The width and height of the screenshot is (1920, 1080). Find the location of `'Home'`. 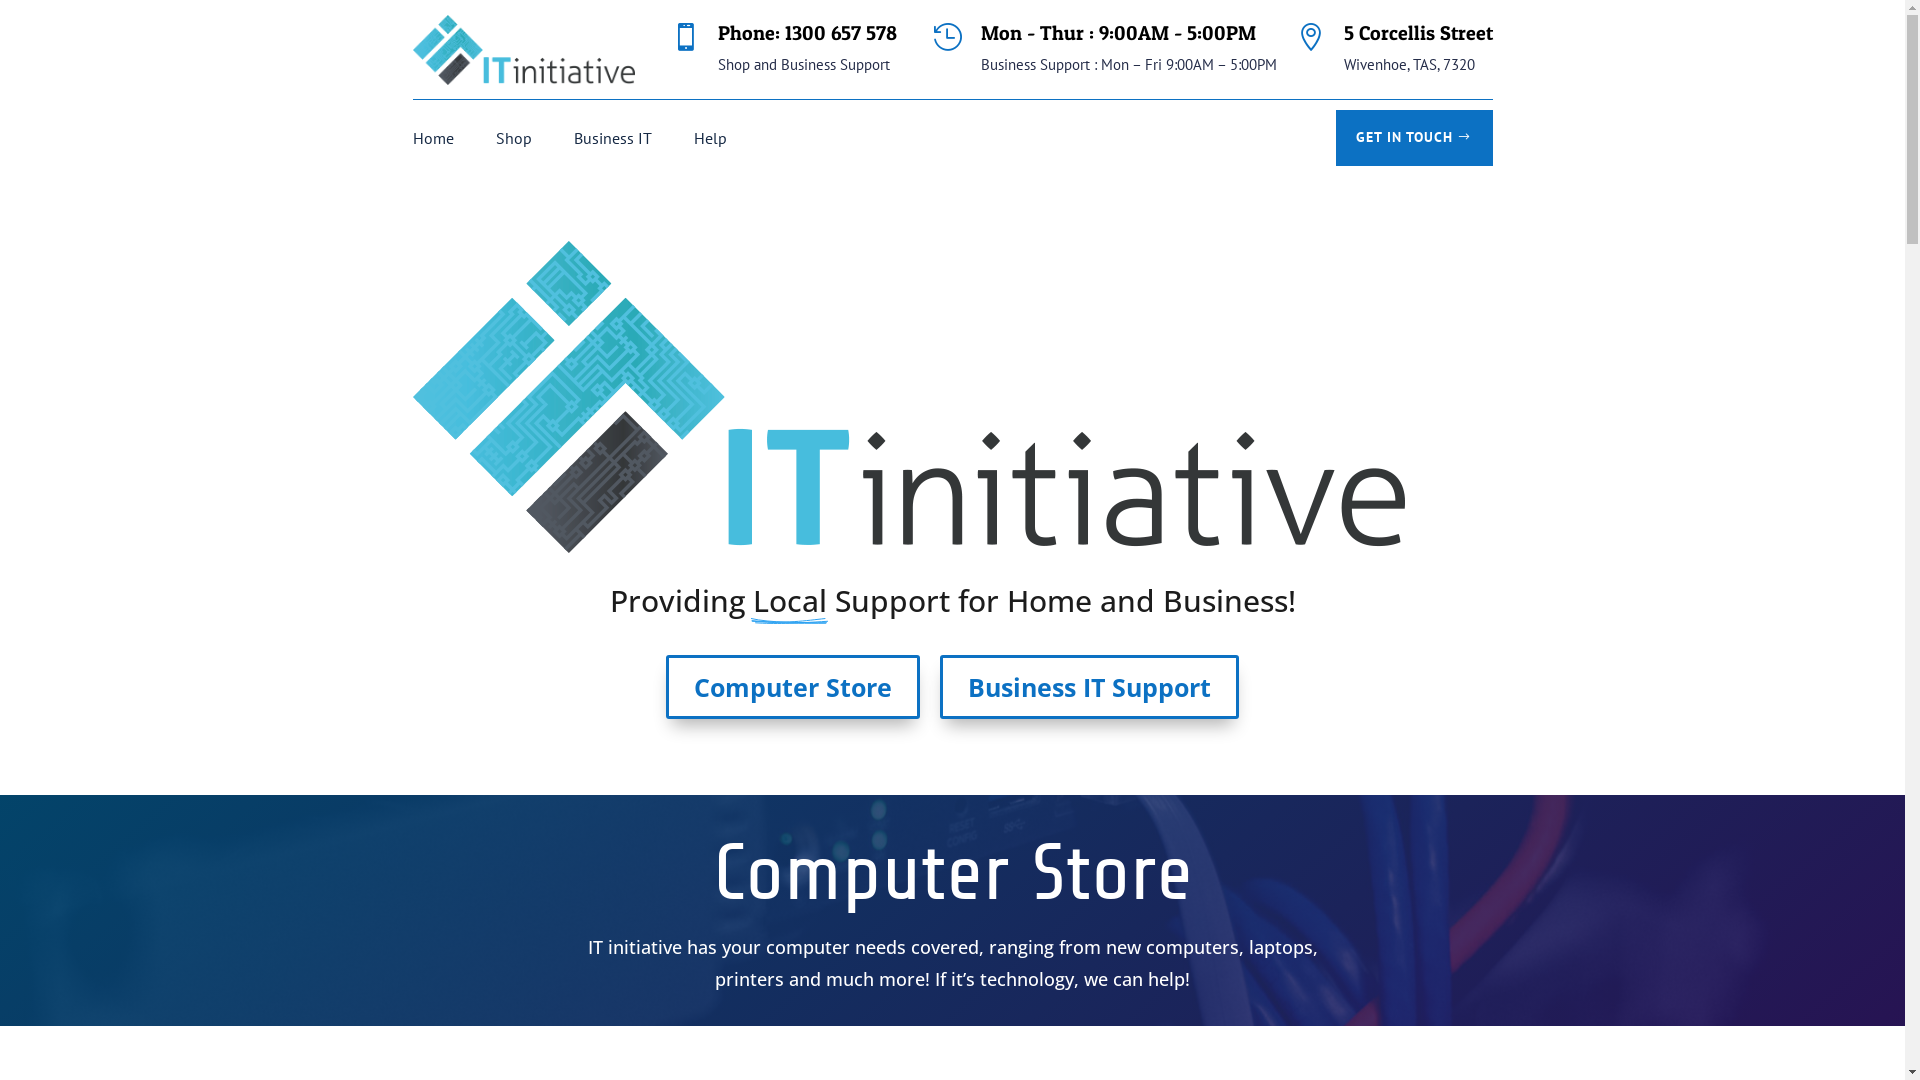

'Home' is located at coordinates (431, 141).